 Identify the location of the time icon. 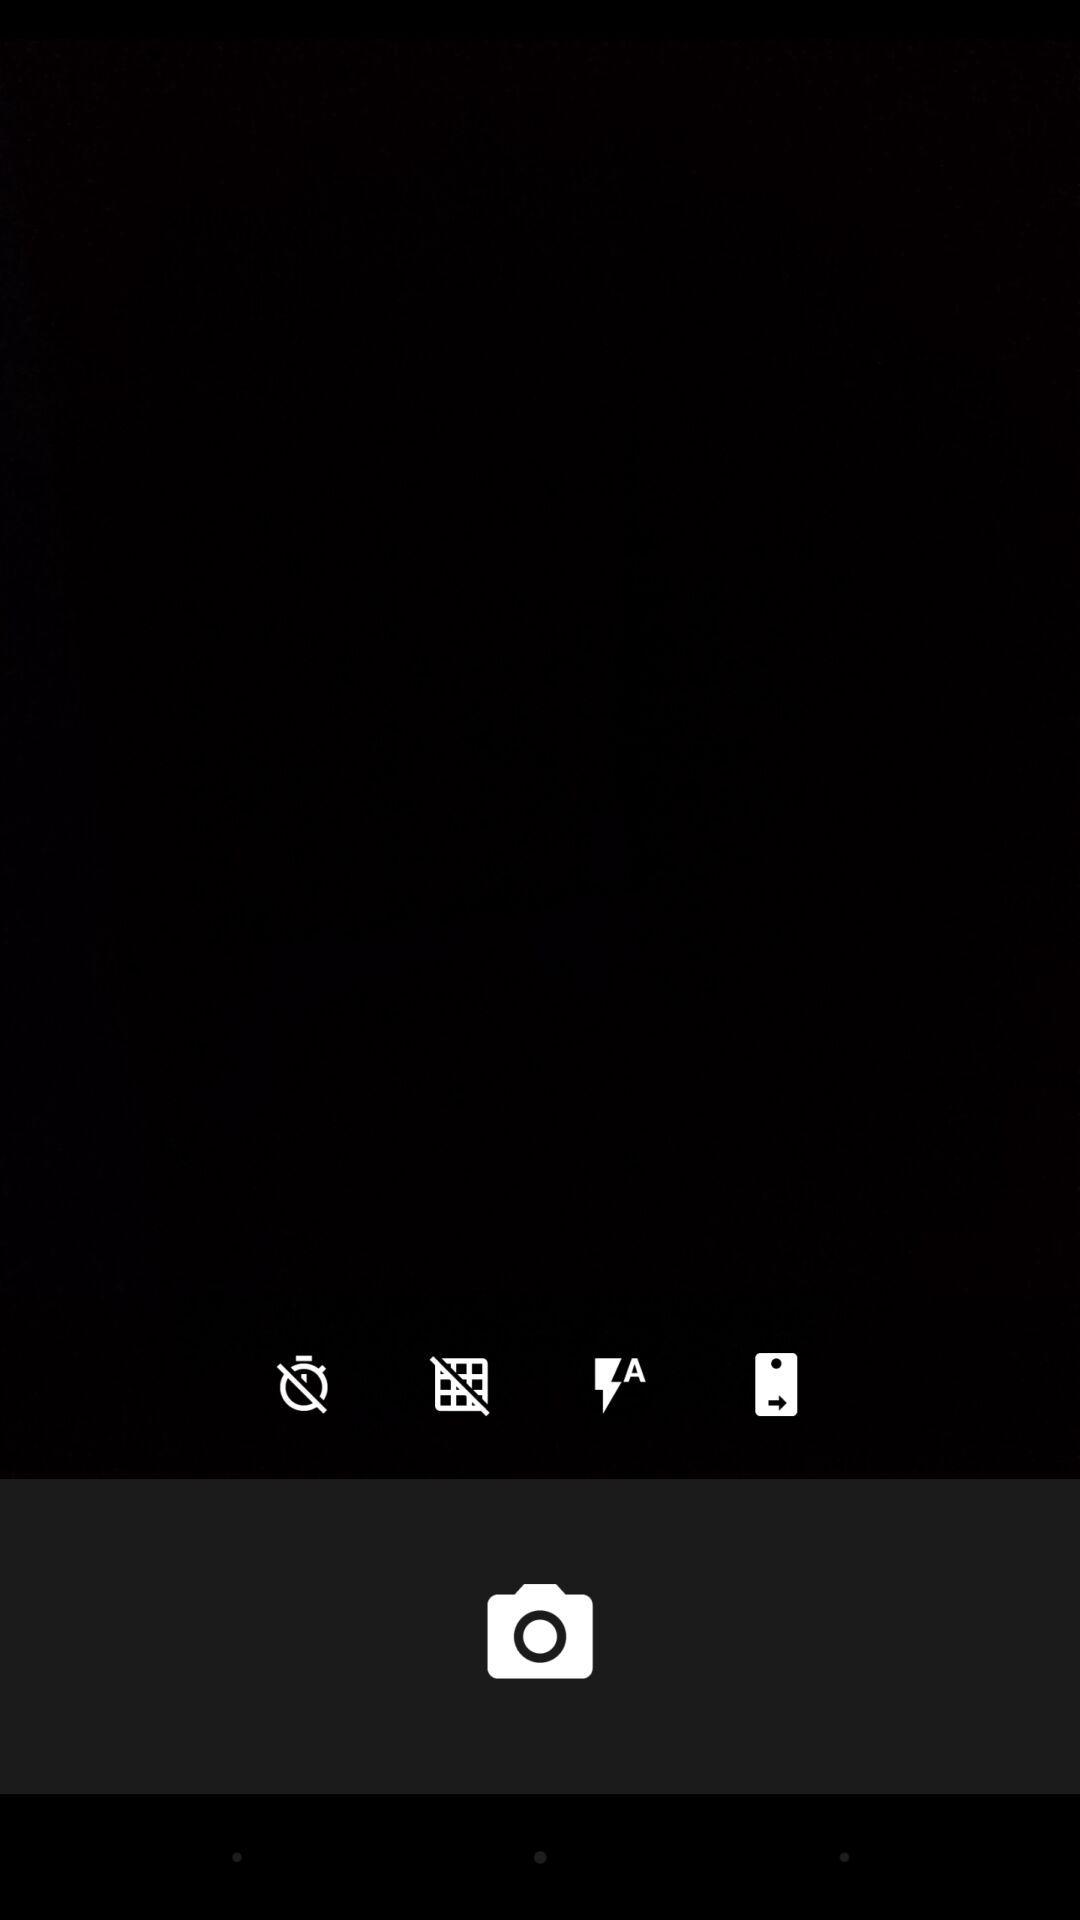
(303, 1383).